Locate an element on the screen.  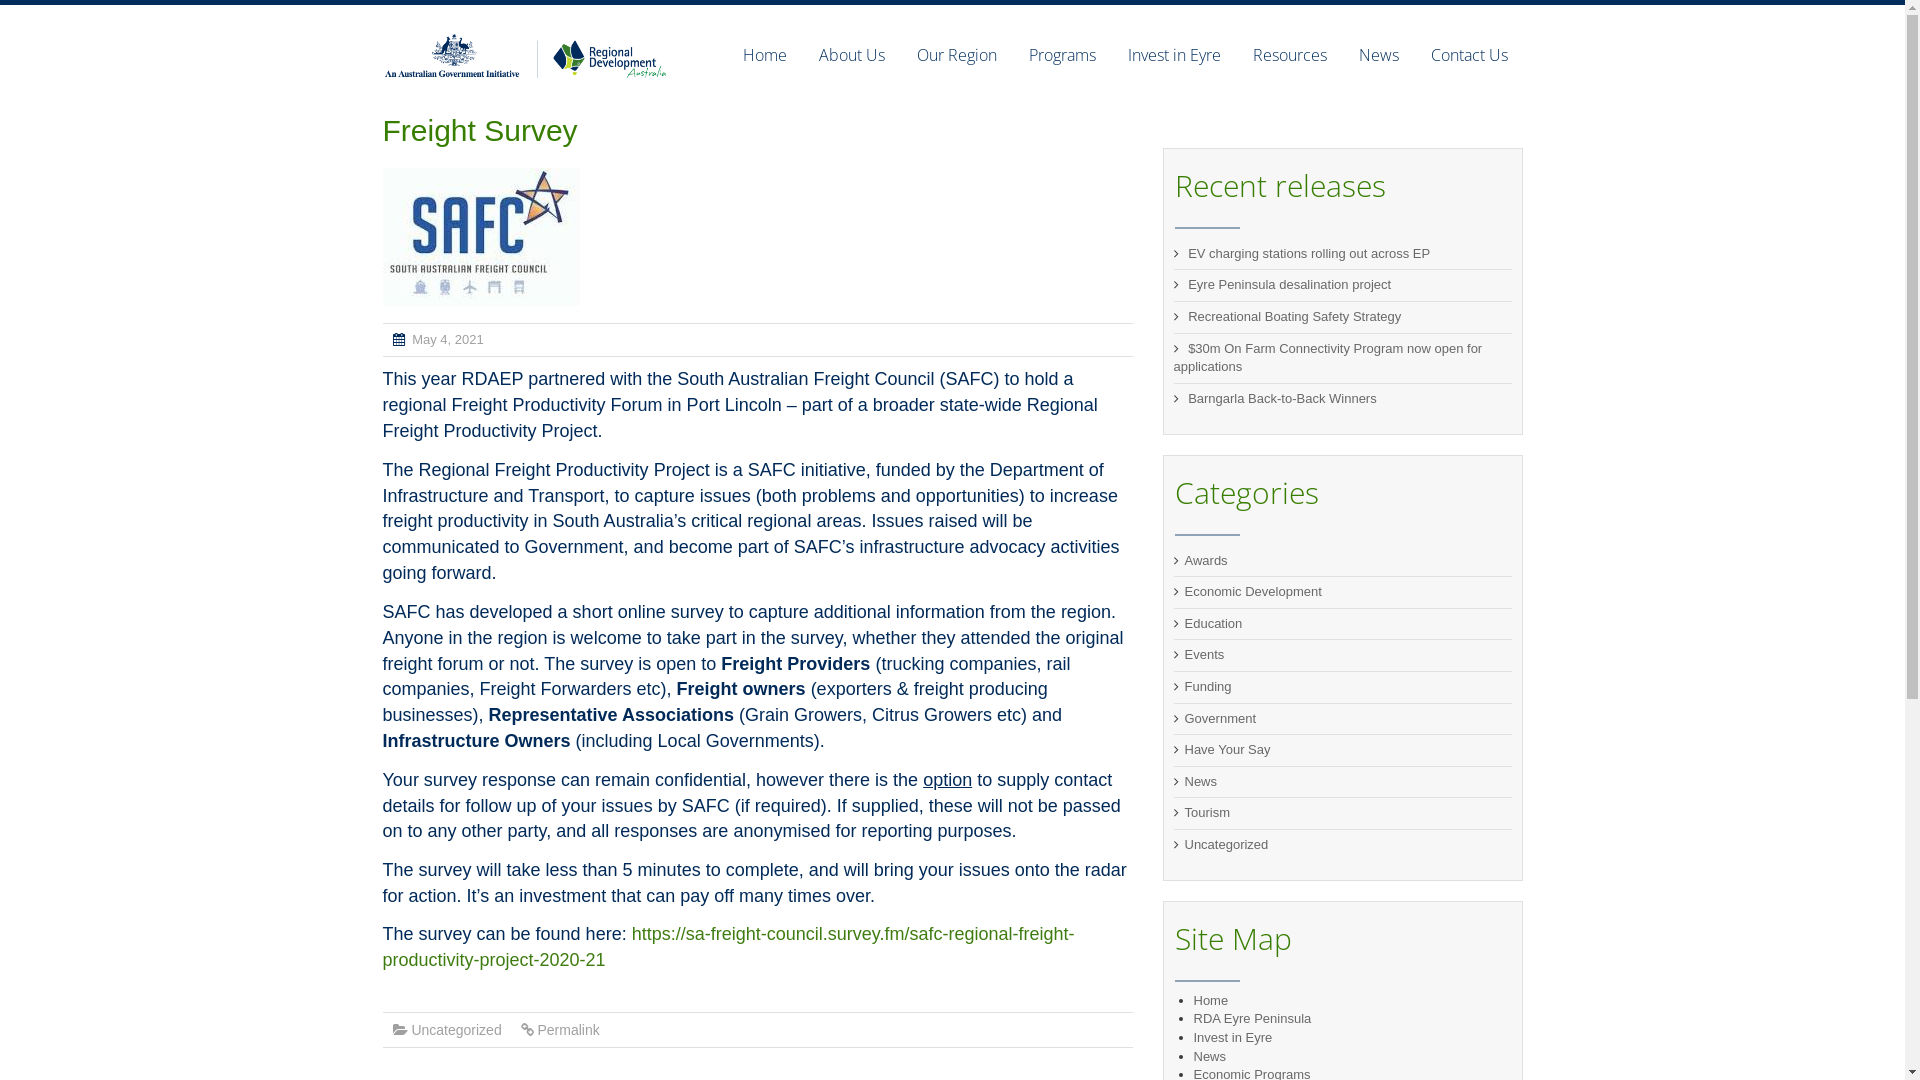
'Permalink' is located at coordinates (566, 1029).